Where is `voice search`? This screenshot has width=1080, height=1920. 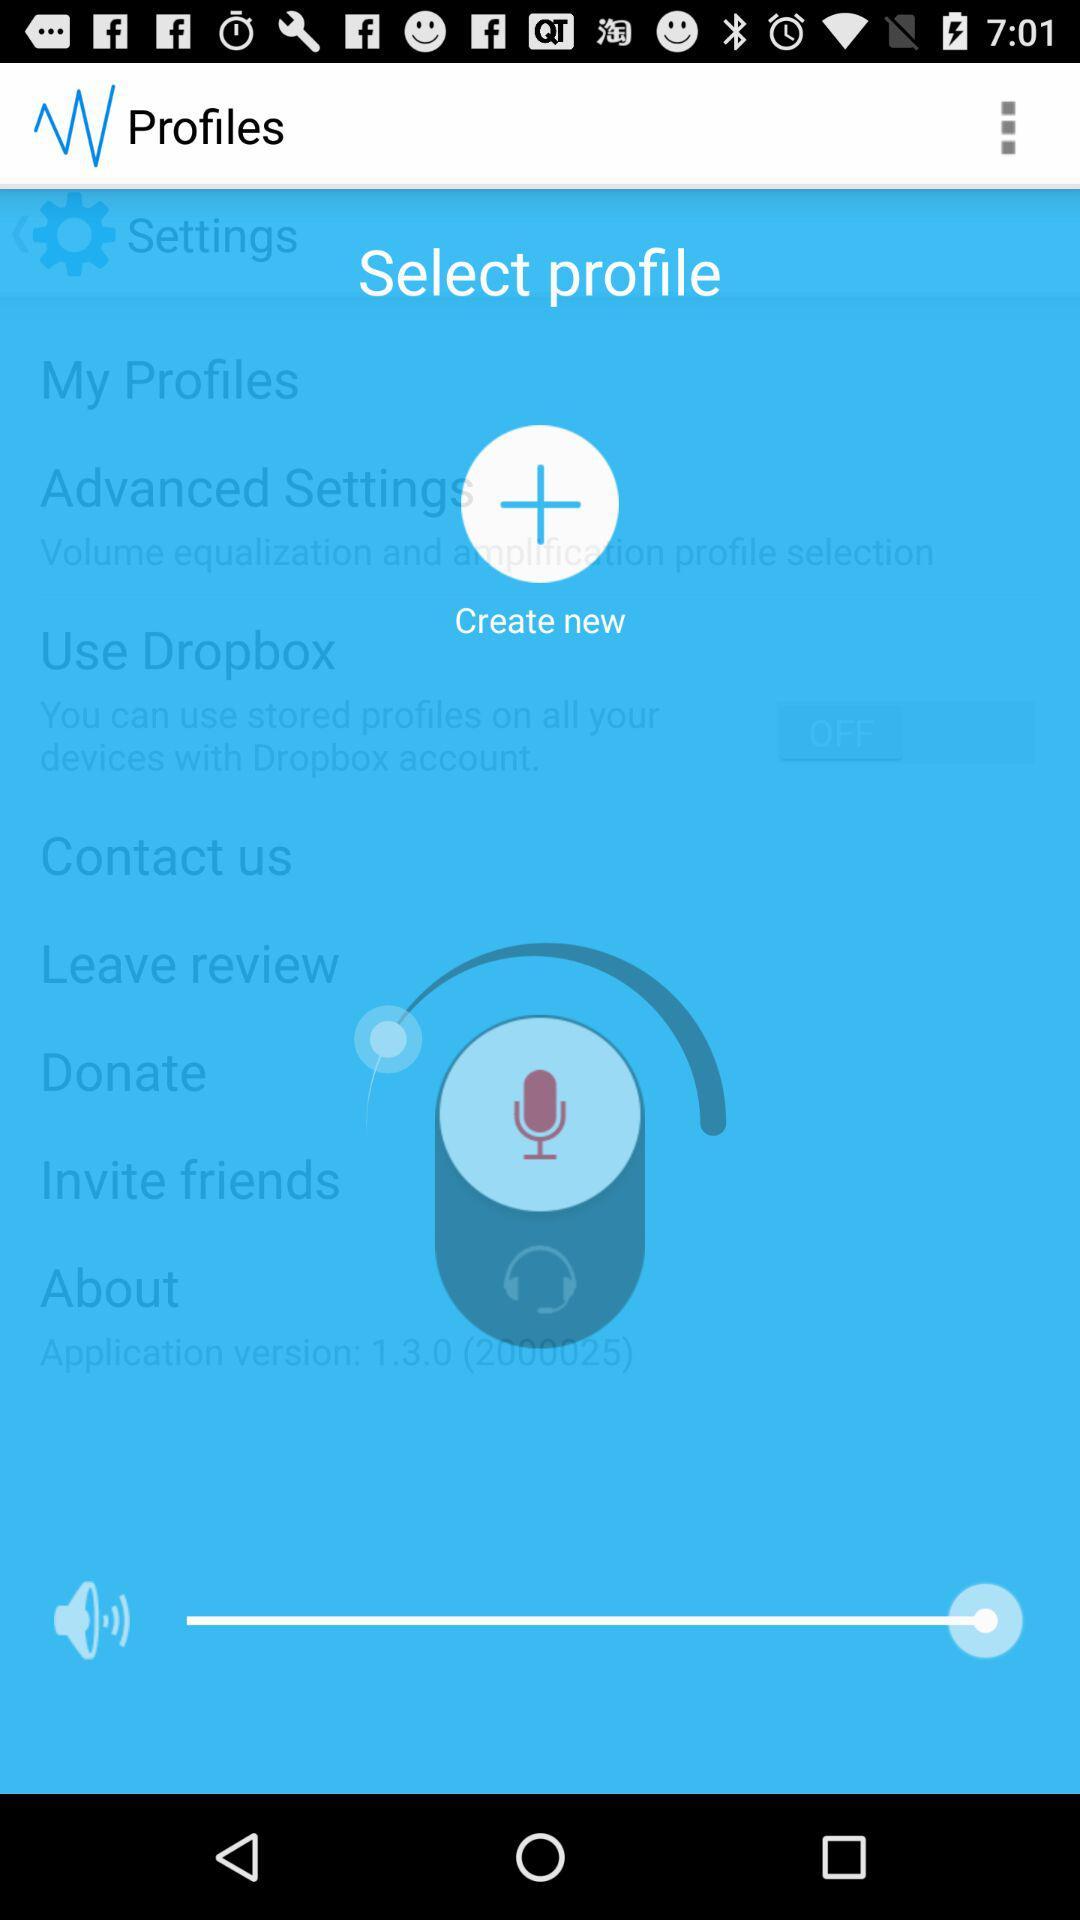 voice search is located at coordinates (540, 1122).